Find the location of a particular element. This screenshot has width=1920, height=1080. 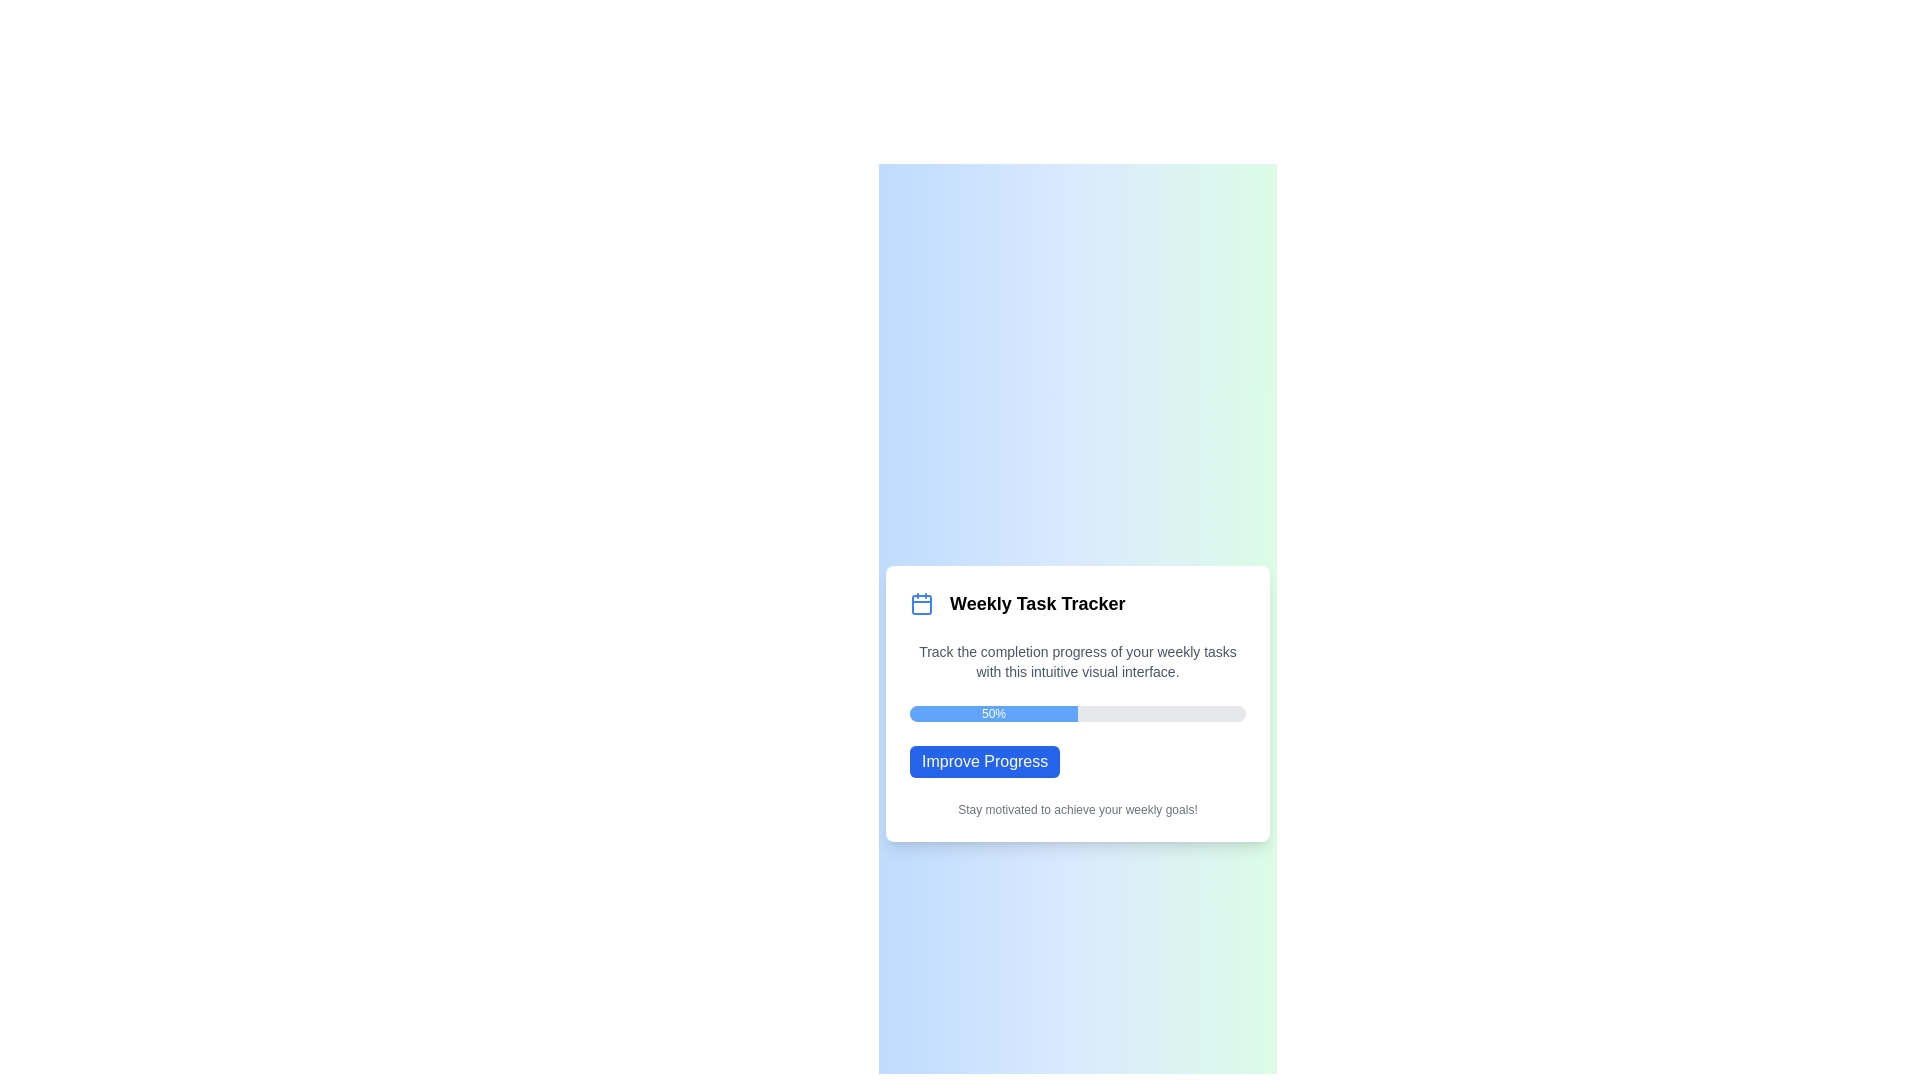

the Heading with icon that serves as the title for the task tracker card, located at the top of the card is located at coordinates (1077, 603).